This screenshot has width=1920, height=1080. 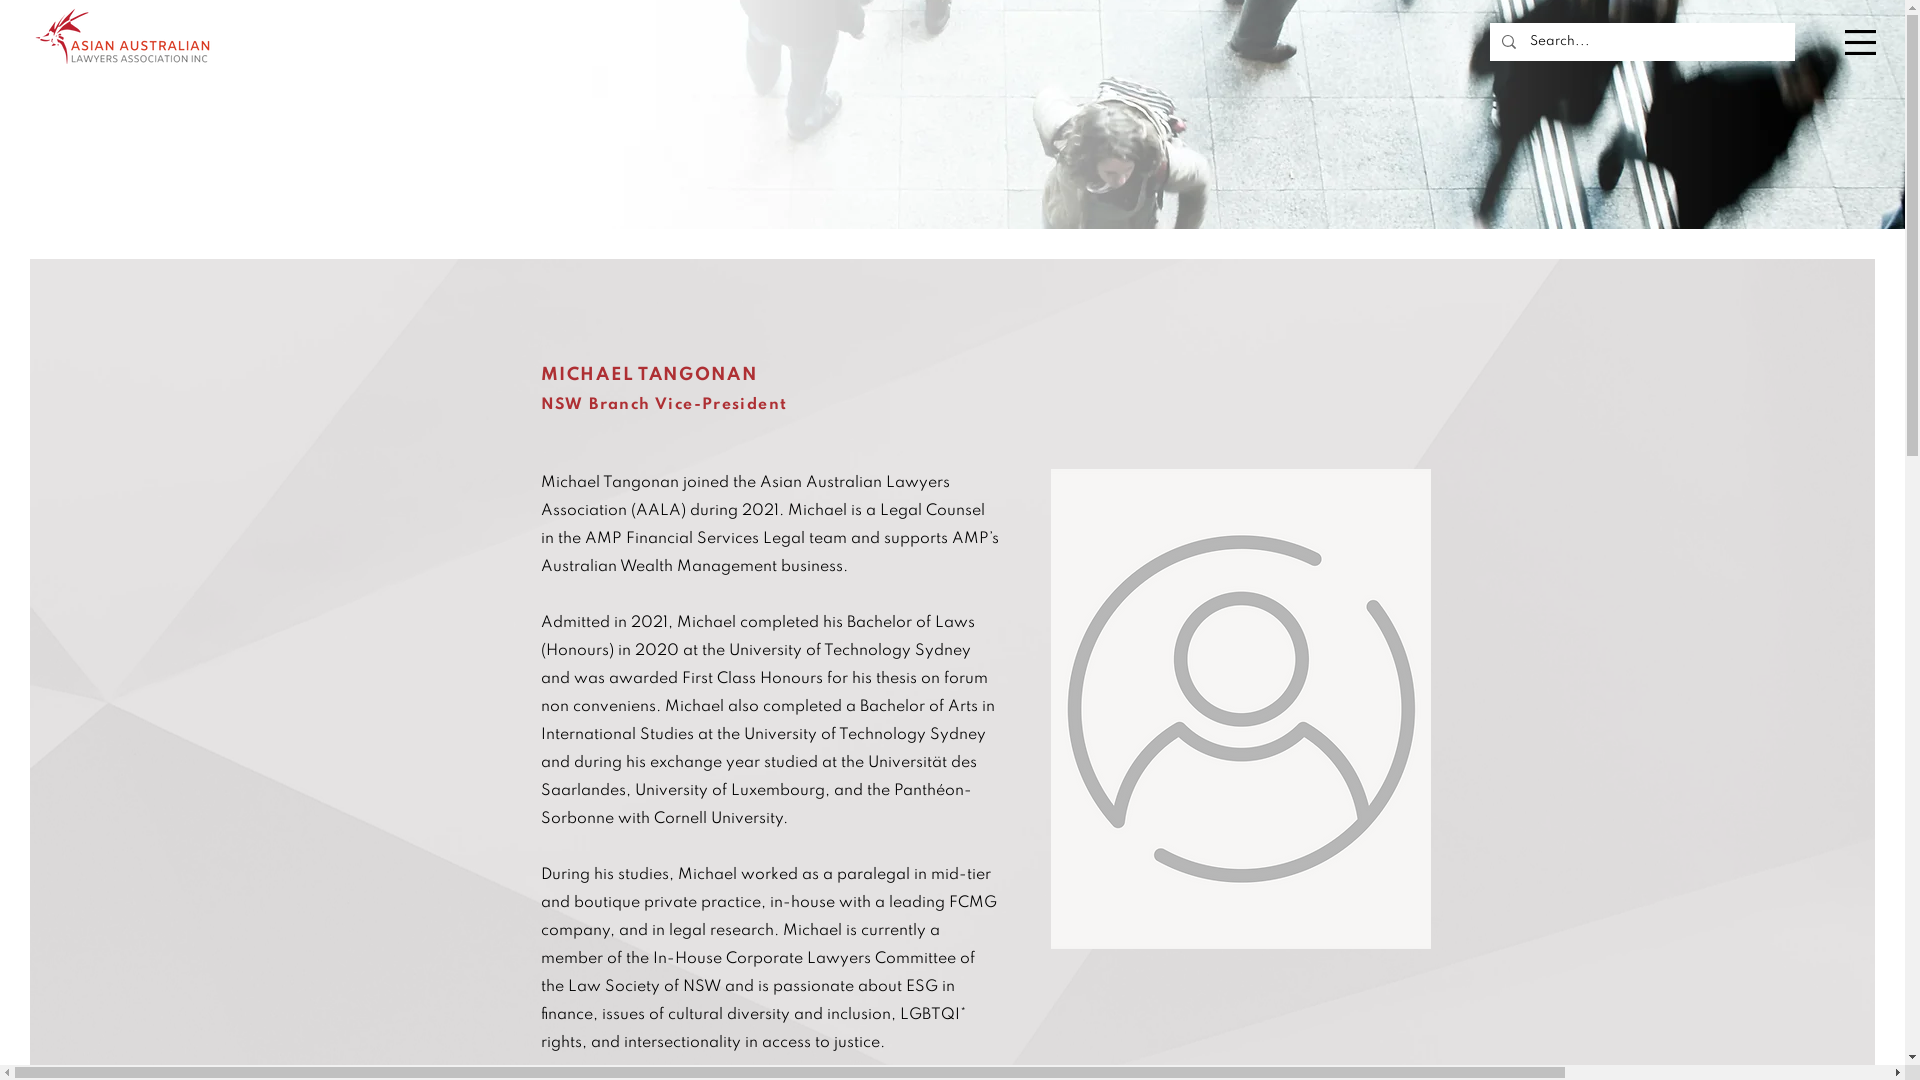 I want to click on 'Placeholder.png', so click(x=1238, y=708).